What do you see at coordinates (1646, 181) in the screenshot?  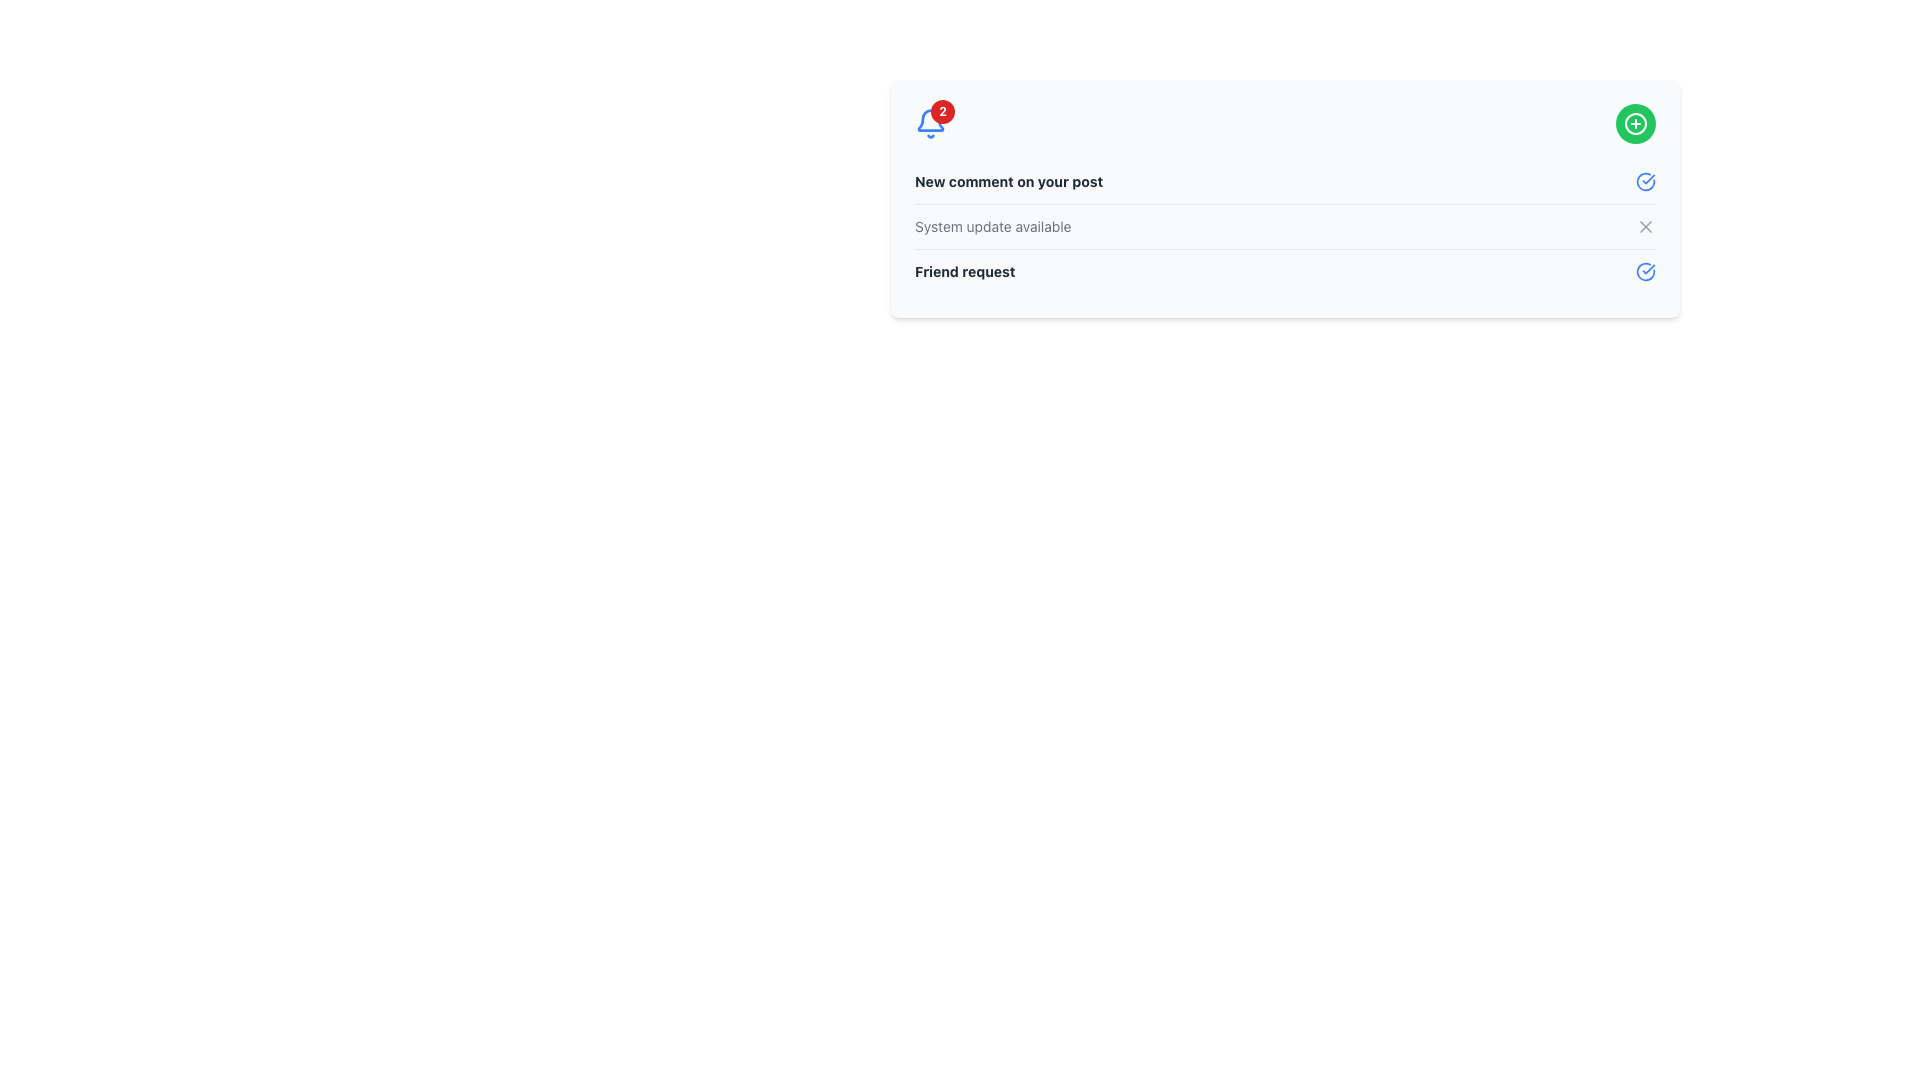 I see `the interactive confirmation icon button located to the far right of the text 'New comment on your post'` at bounding box center [1646, 181].